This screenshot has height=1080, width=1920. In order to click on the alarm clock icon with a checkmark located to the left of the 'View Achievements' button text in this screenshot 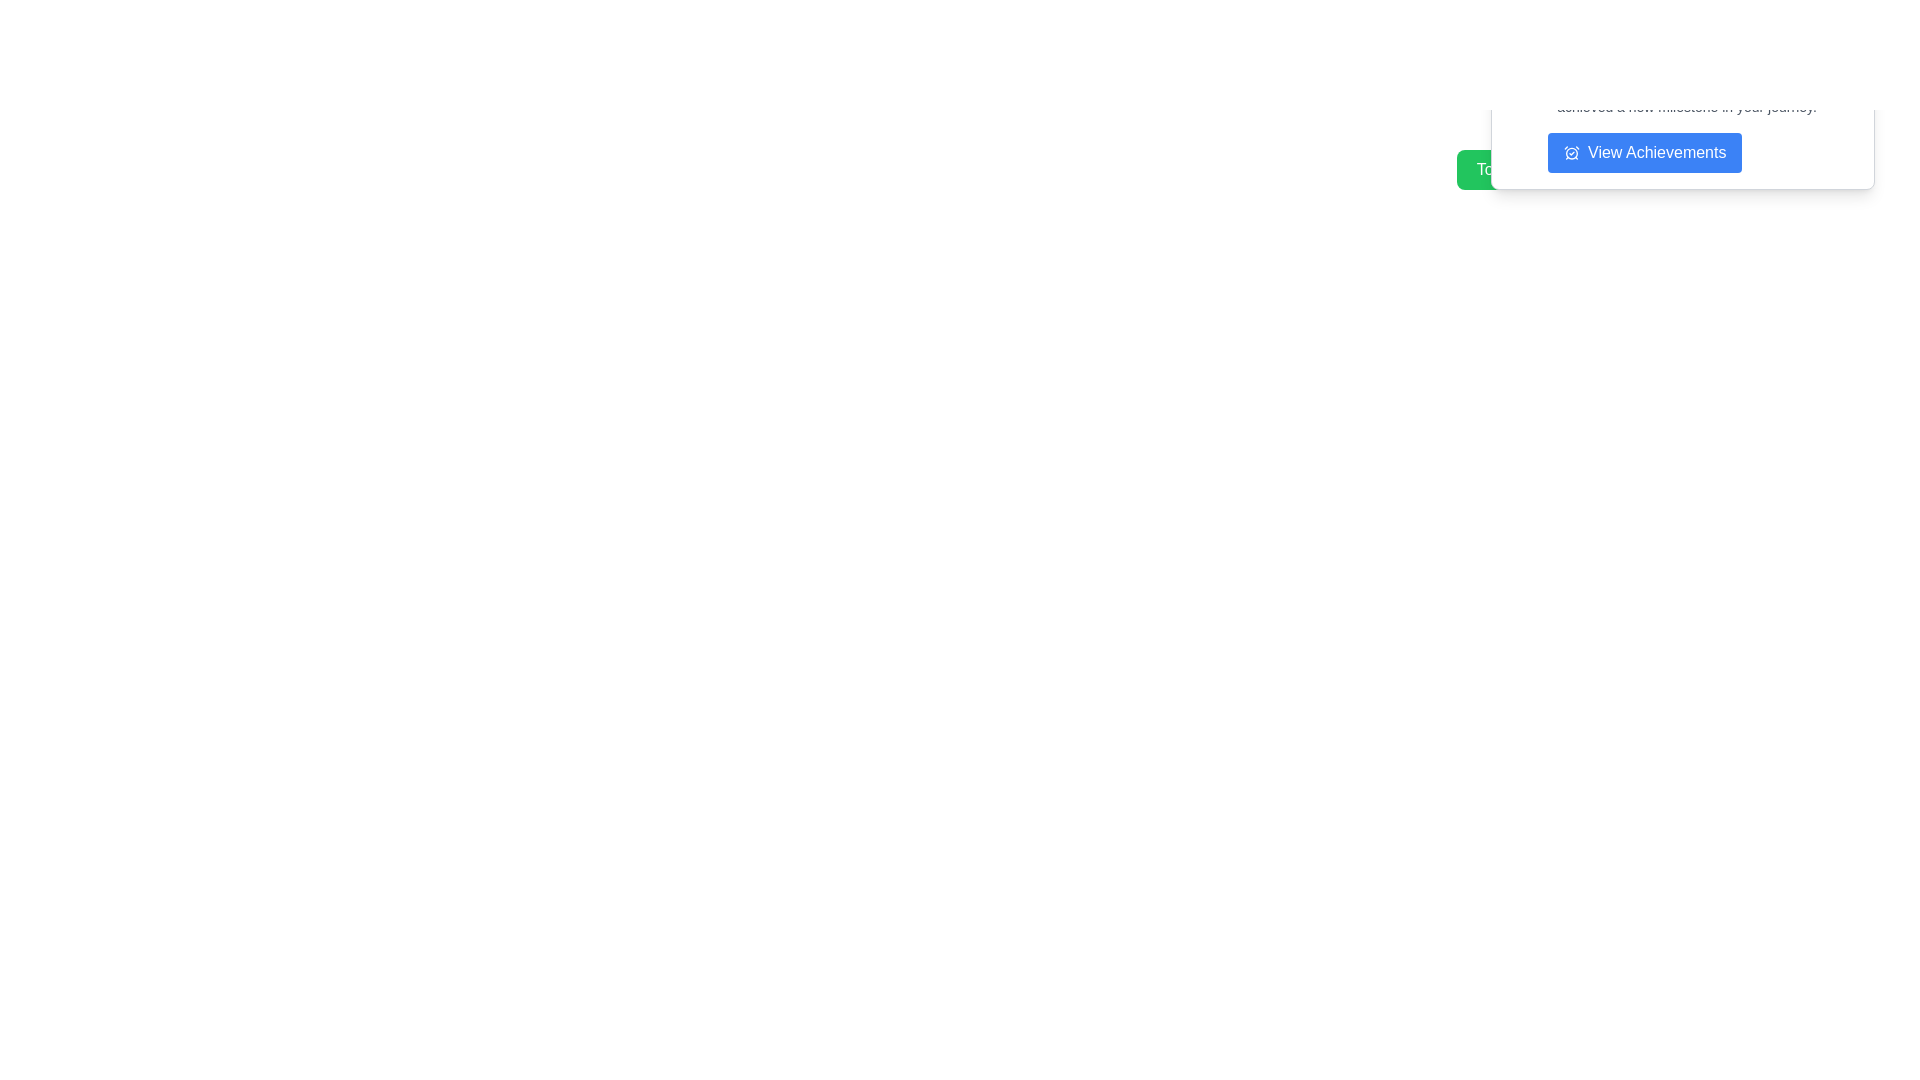, I will do `click(1570, 152)`.